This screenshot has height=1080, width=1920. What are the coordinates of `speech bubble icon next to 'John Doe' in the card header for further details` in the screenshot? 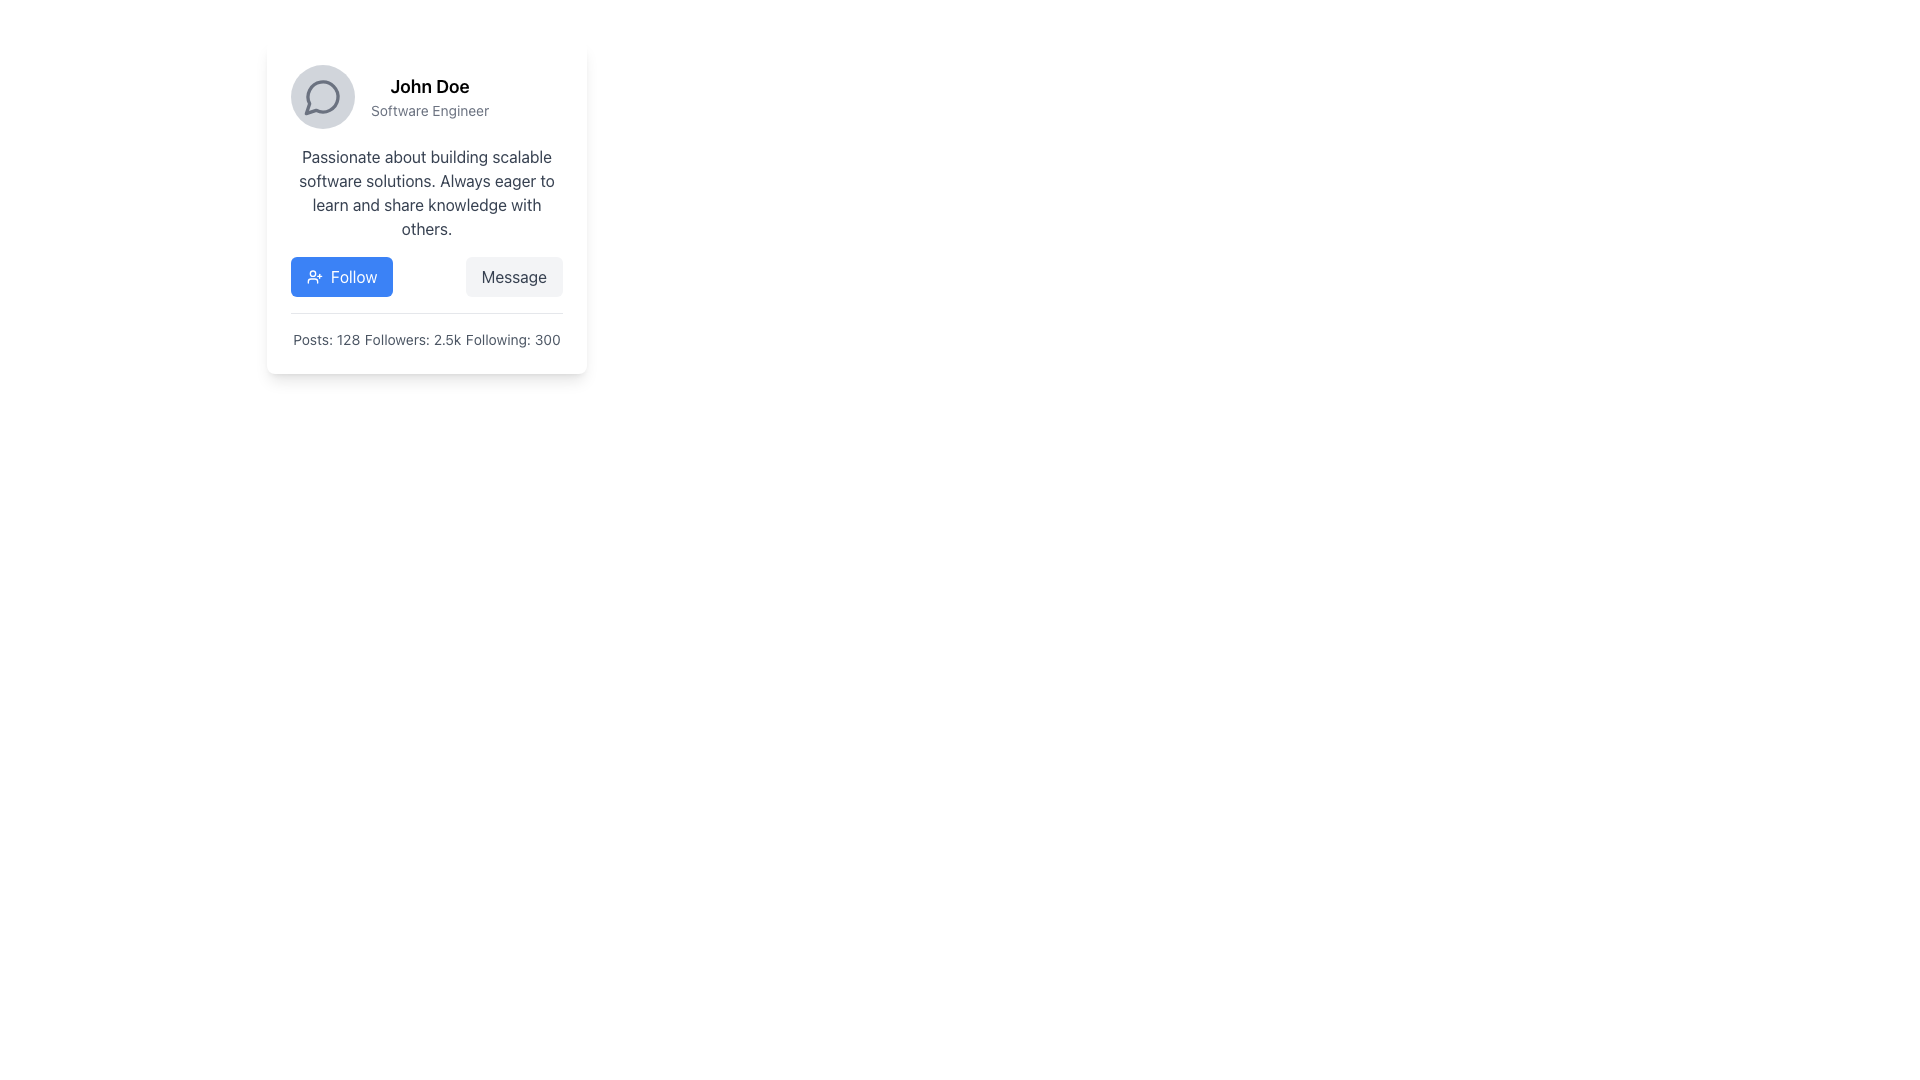 It's located at (322, 96).